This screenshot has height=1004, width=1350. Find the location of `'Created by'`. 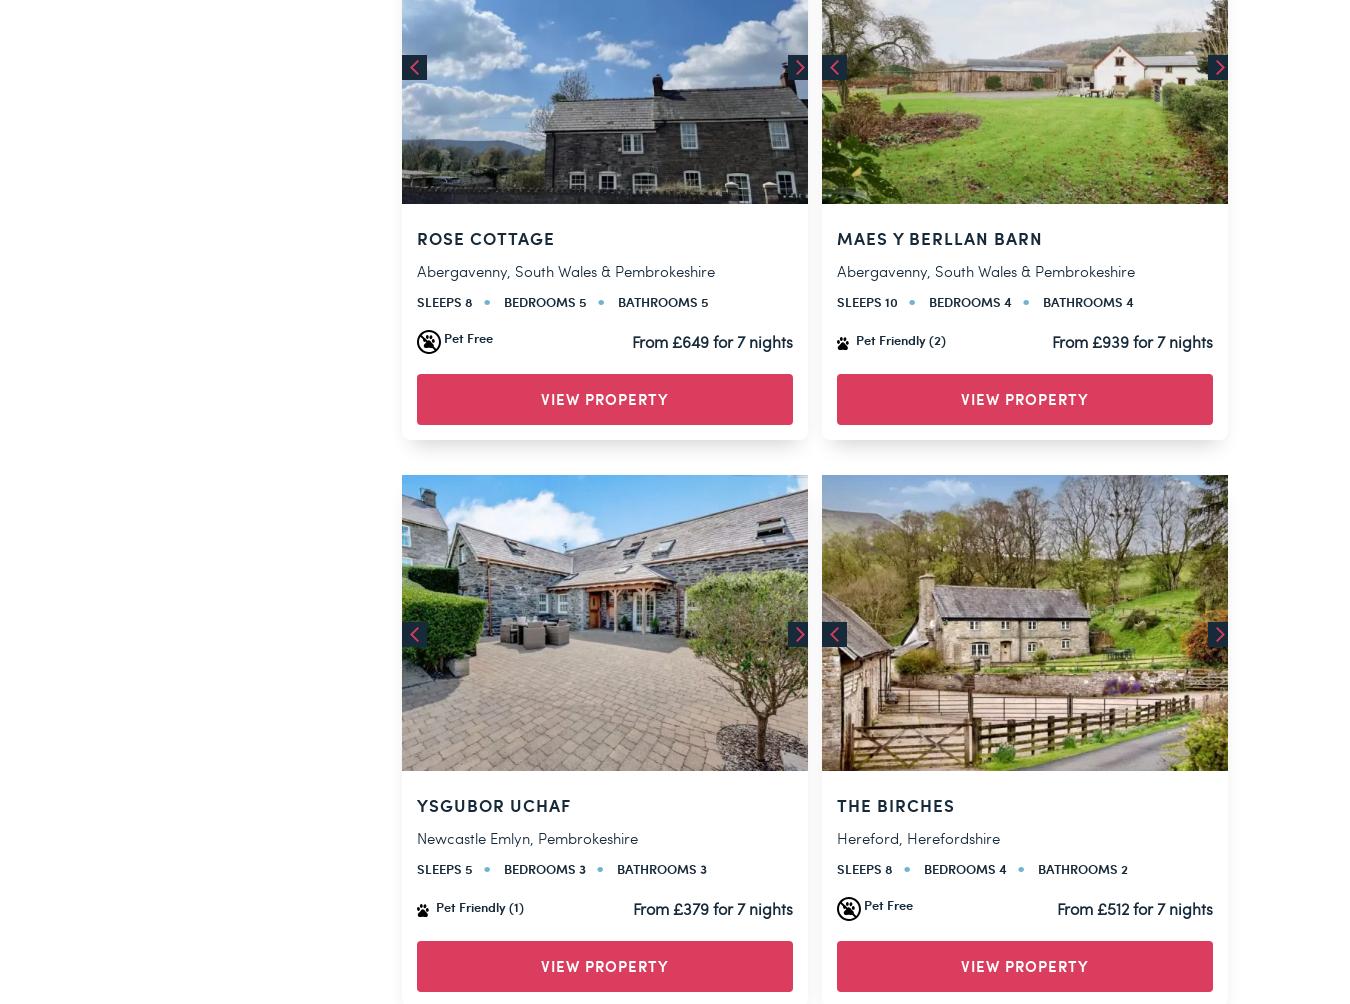

'Created by' is located at coordinates (534, 898).